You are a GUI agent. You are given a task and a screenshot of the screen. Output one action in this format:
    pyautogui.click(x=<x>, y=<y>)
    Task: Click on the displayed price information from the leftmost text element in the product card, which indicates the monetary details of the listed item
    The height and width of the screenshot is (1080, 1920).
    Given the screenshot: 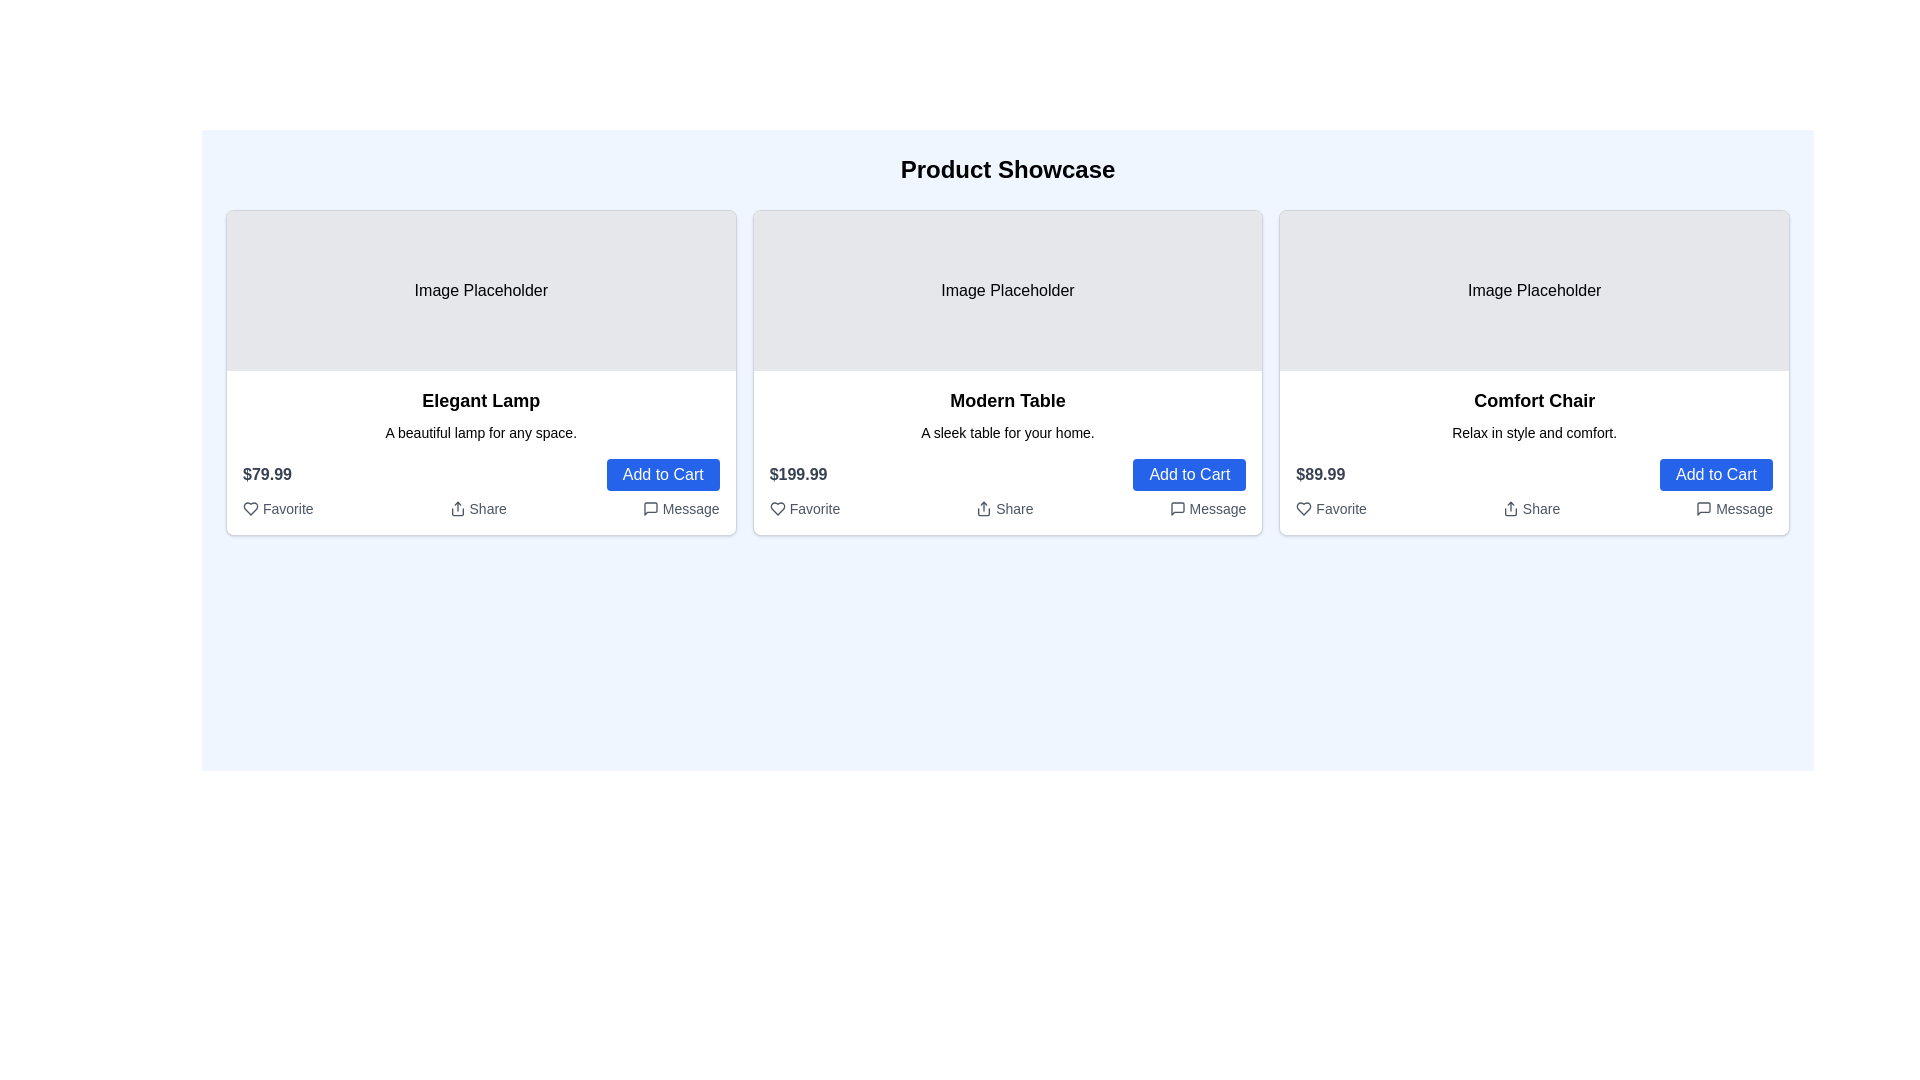 What is the action you would take?
    pyautogui.click(x=266, y=474)
    